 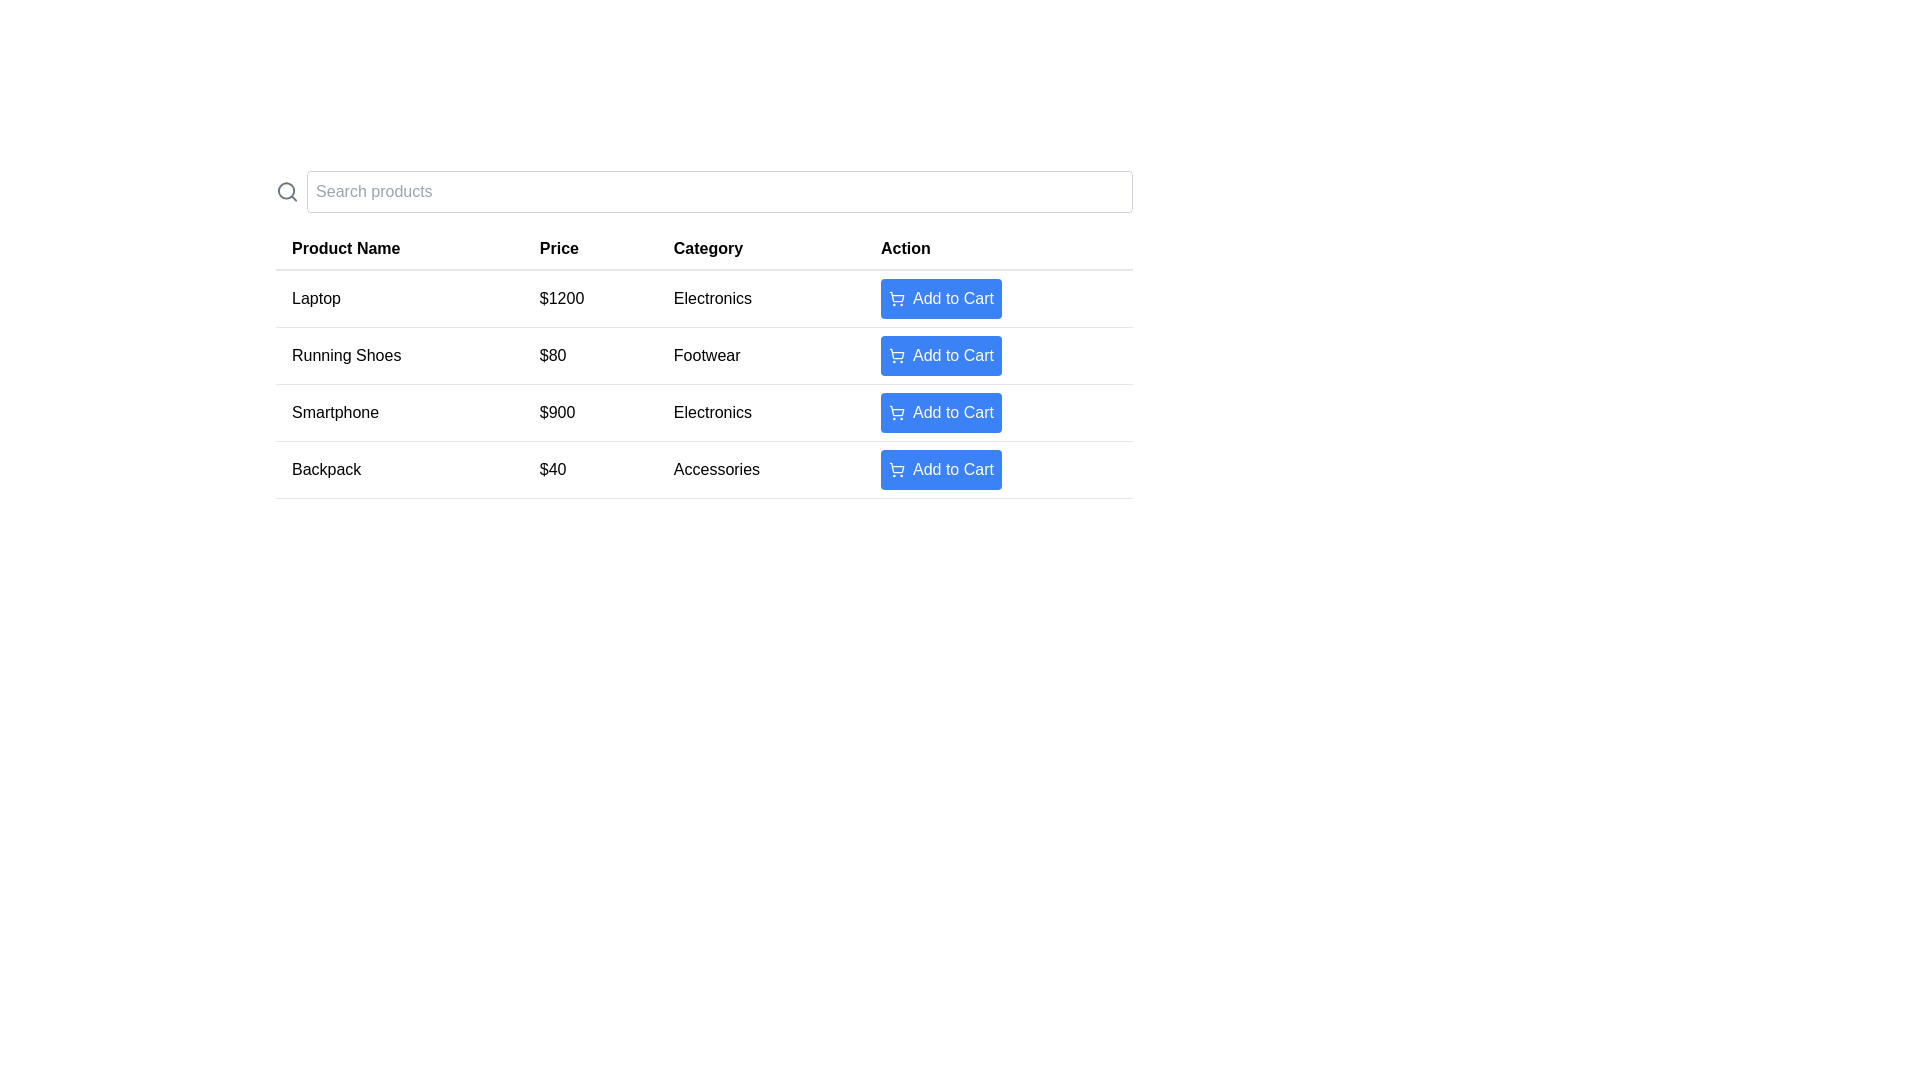 What do you see at coordinates (952, 470) in the screenshot?
I see `the 'Add to Cart' button with a blue background and white text, located at the 'Backpack' product entry in the table, to provide potential visual feedback` at bounding box center [952, 470].